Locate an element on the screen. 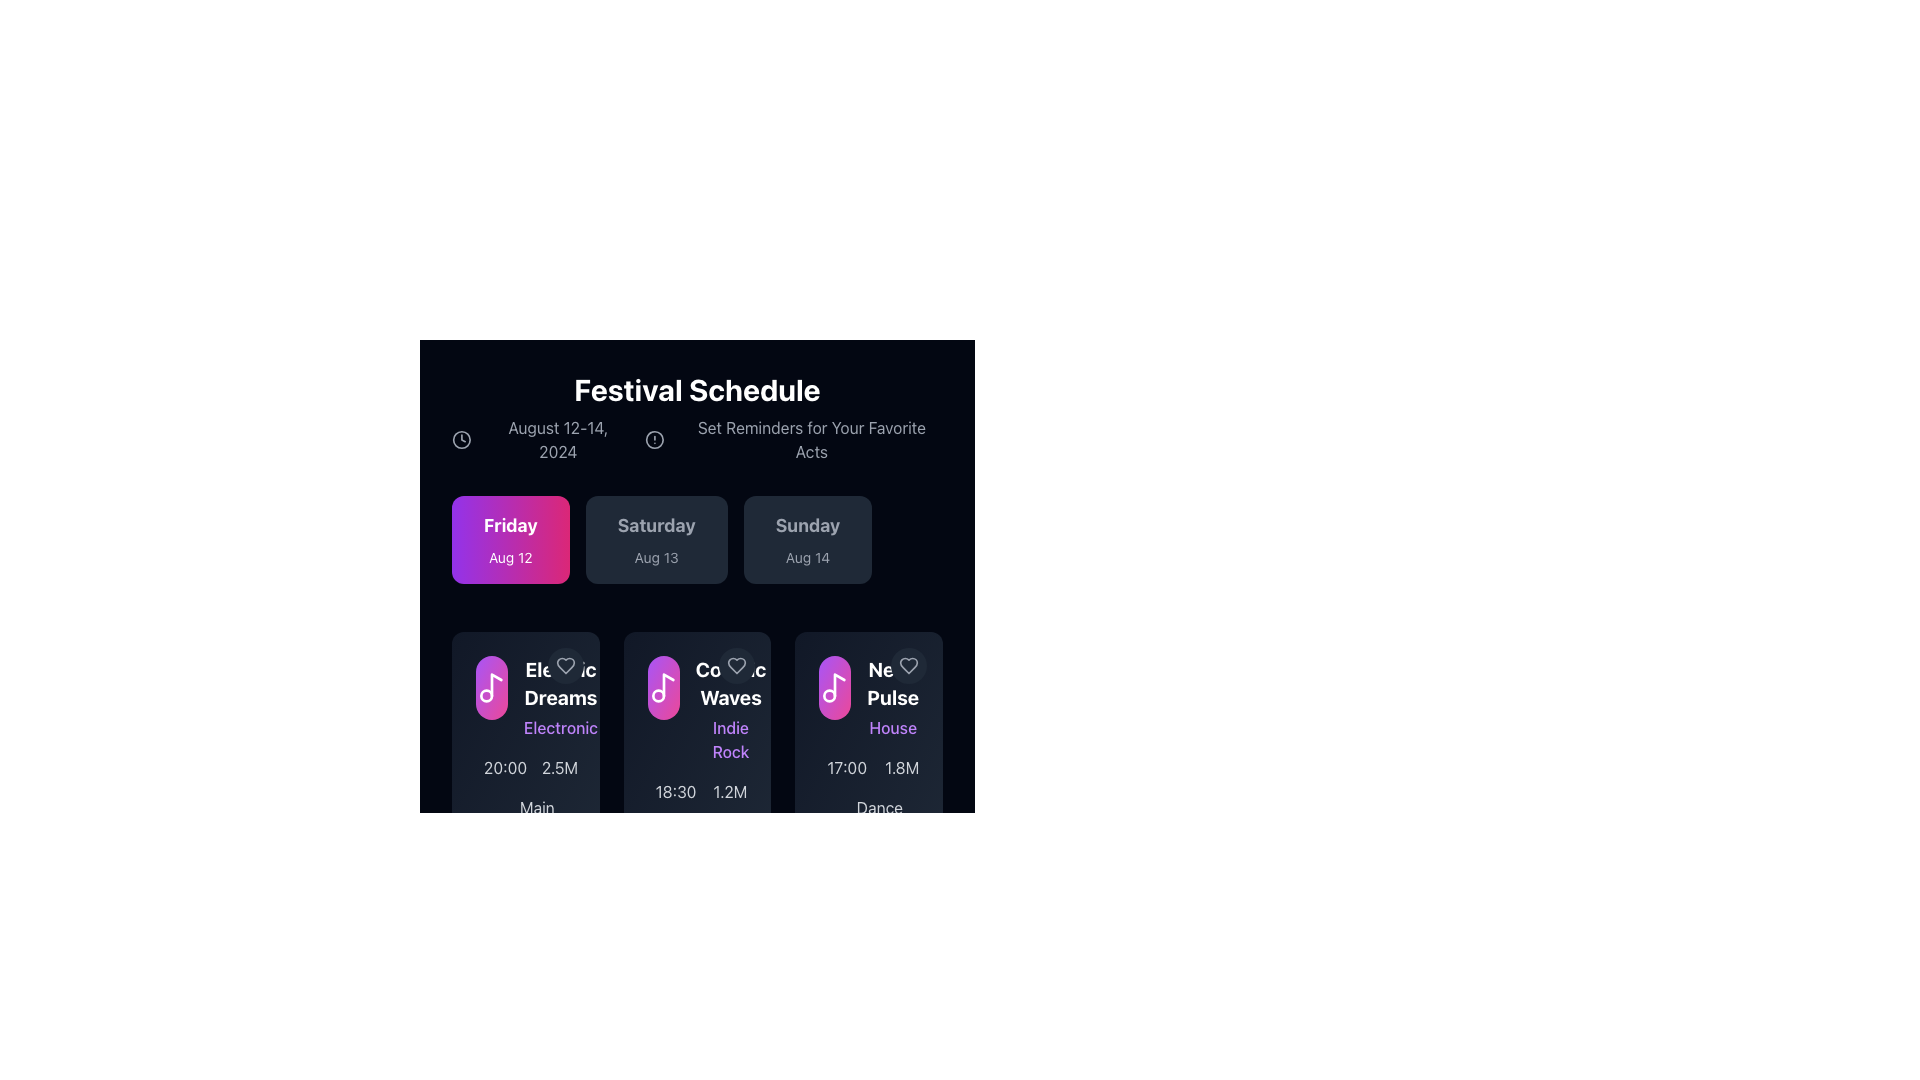  the circular button with a white heart icon is located at coordinates (564, 666).